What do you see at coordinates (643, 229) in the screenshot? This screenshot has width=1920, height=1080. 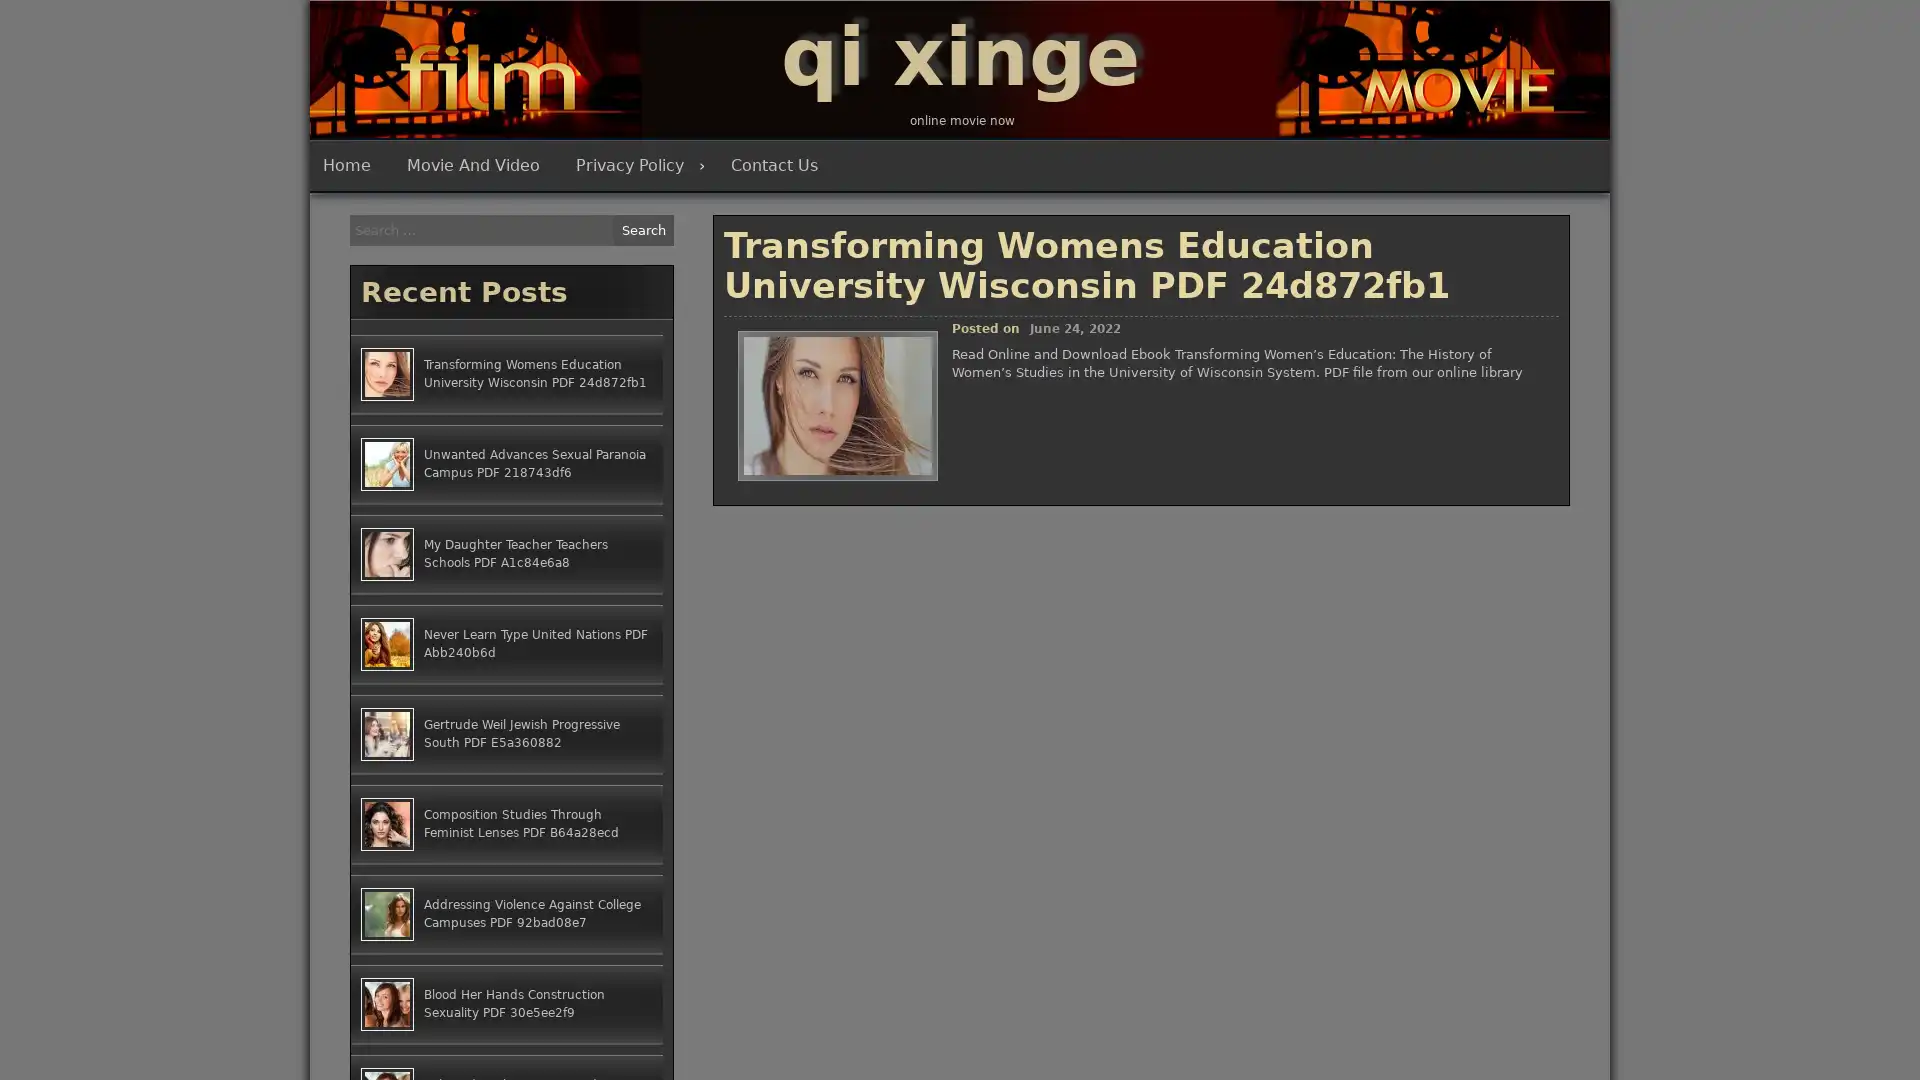 I see `Search` at bounding box center [643, 229].